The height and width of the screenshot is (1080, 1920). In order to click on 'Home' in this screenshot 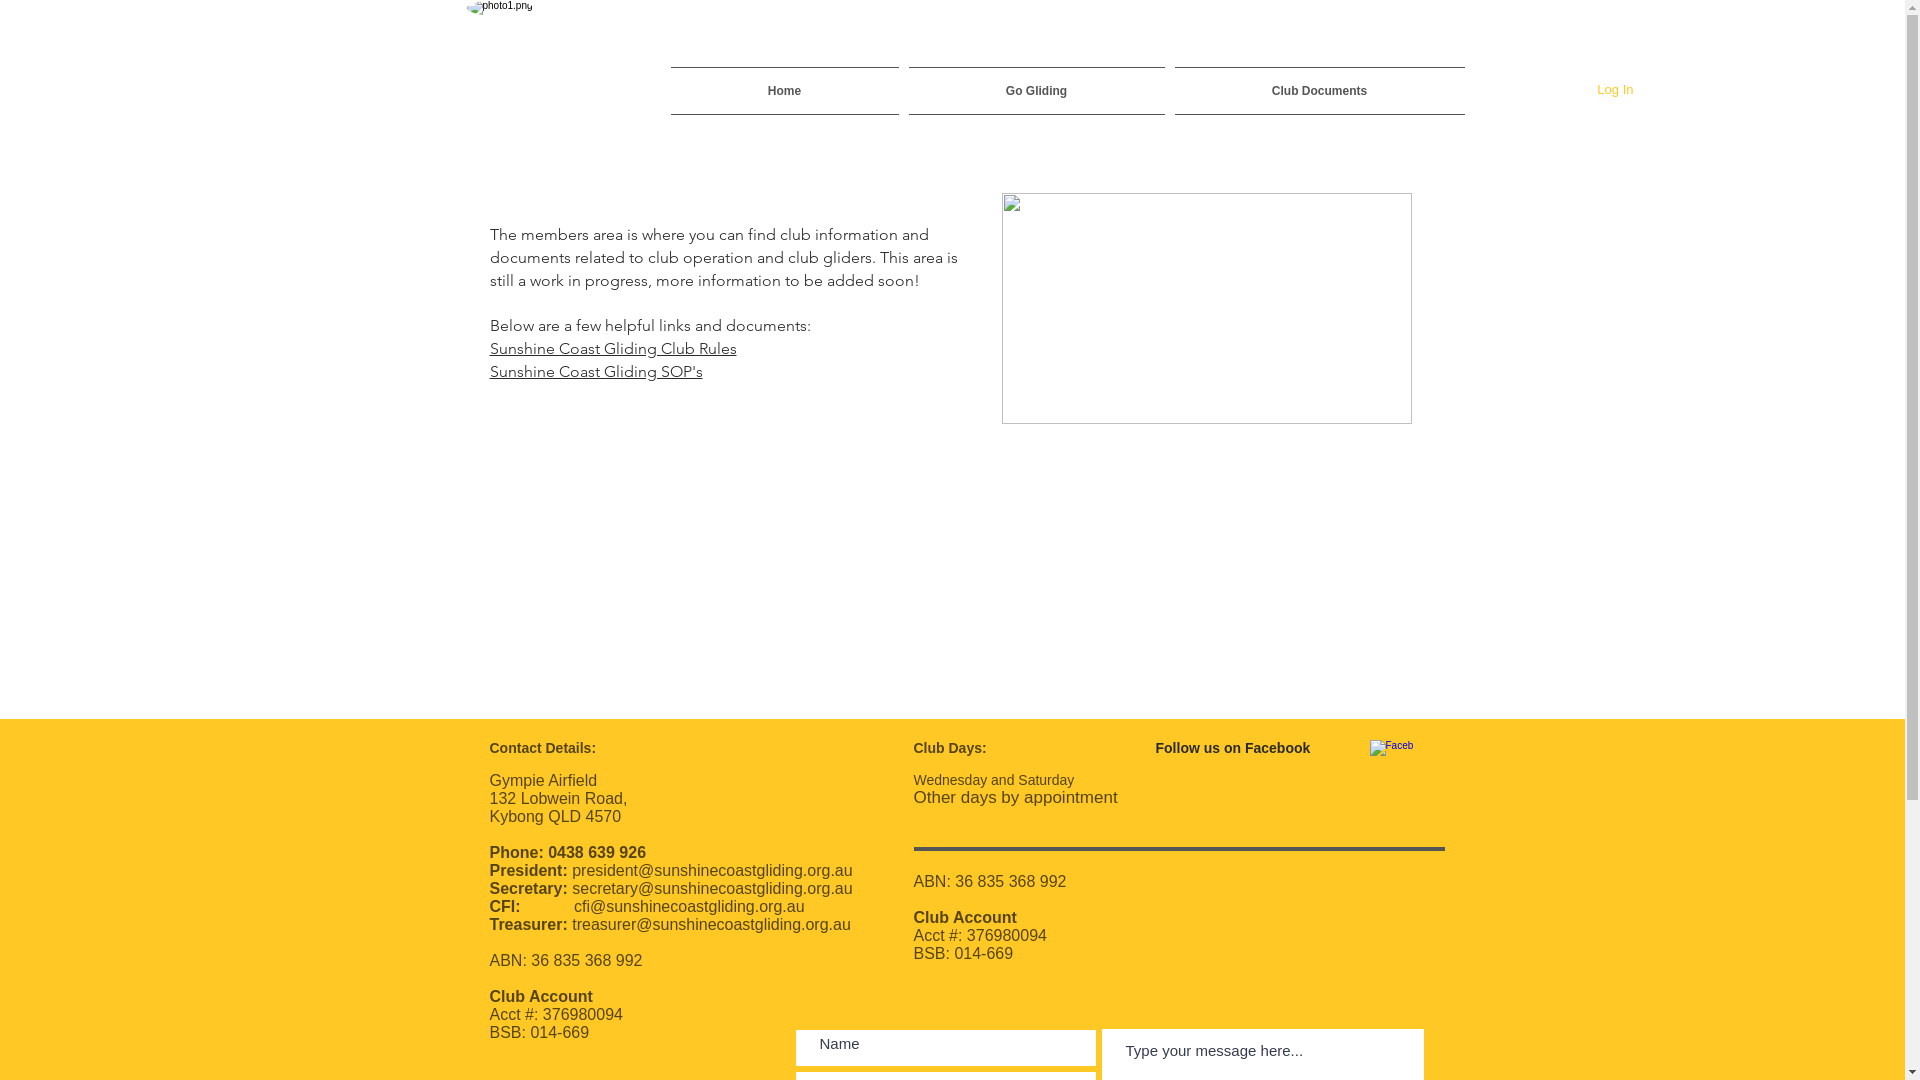, I will do `click(785, 91)`.